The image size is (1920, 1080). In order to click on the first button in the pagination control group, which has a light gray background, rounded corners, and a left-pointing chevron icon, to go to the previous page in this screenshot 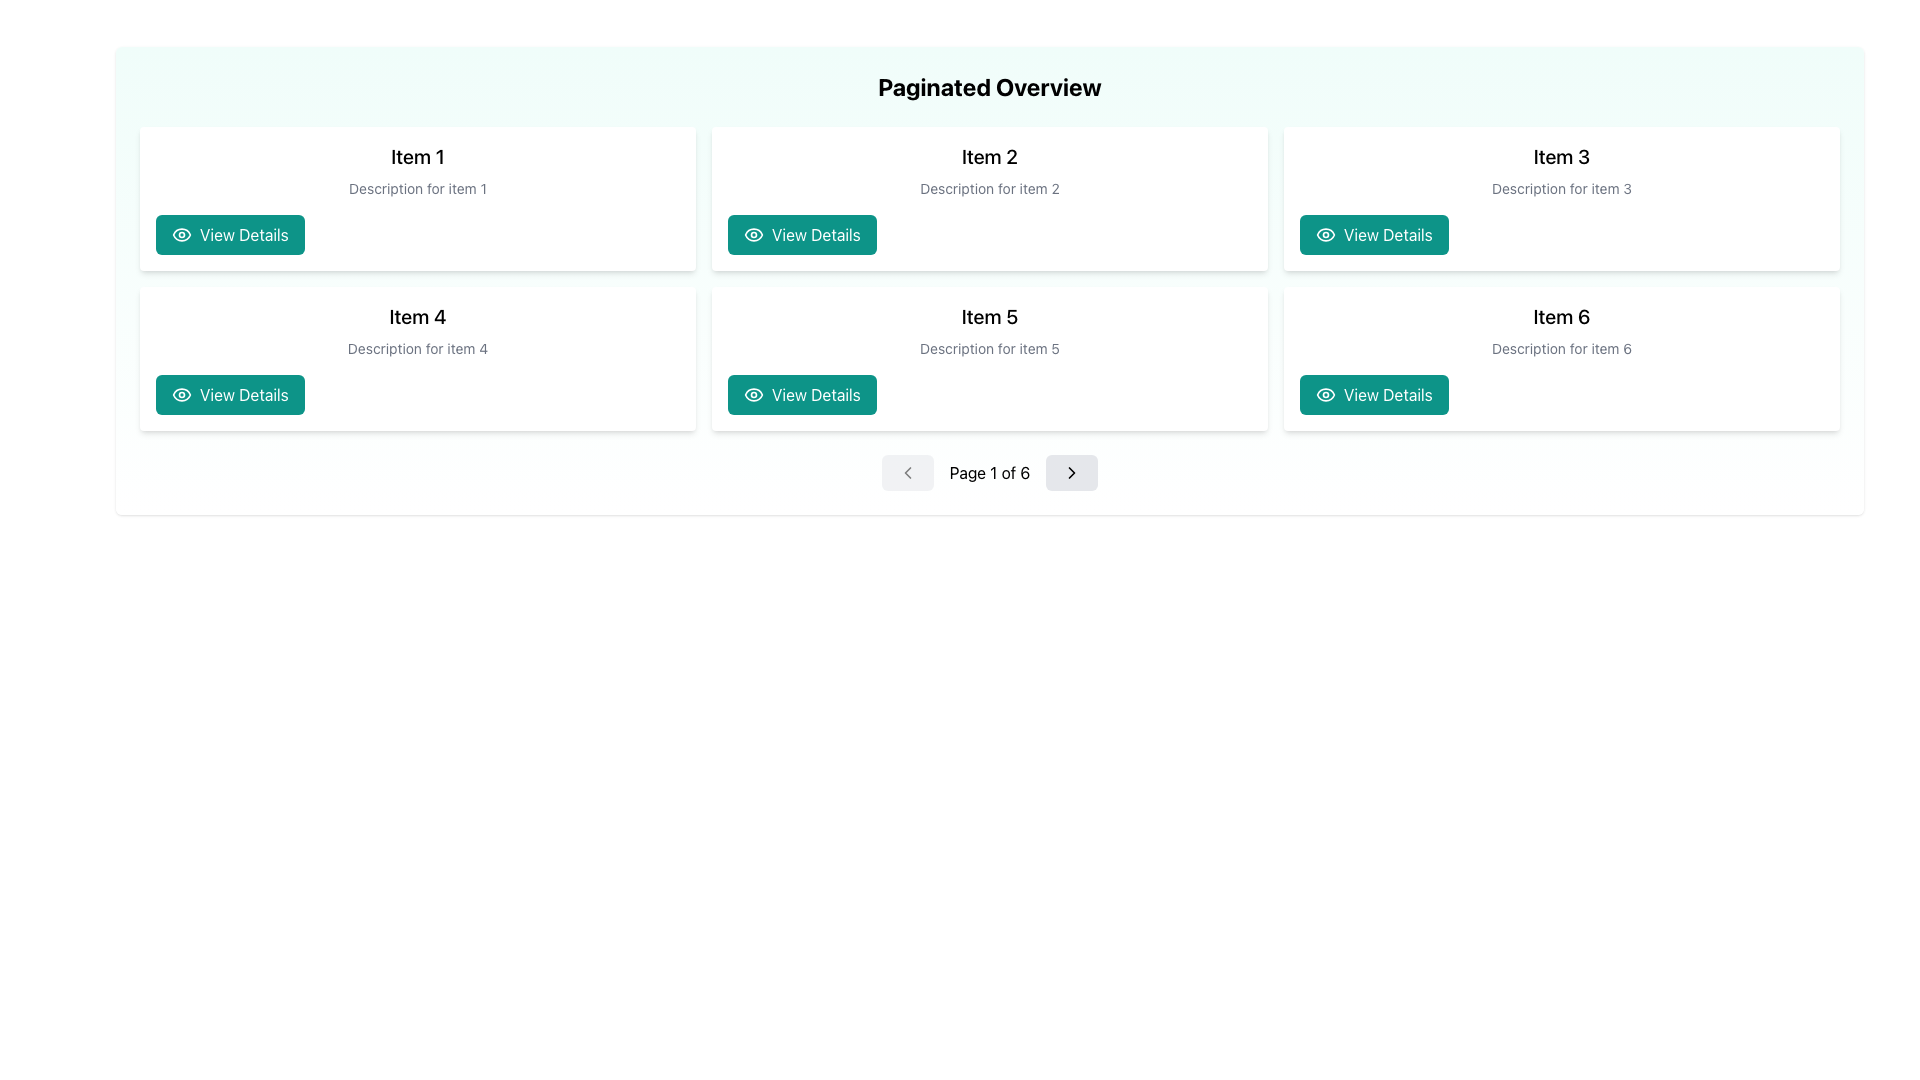, I will do `click(906, 473)`.